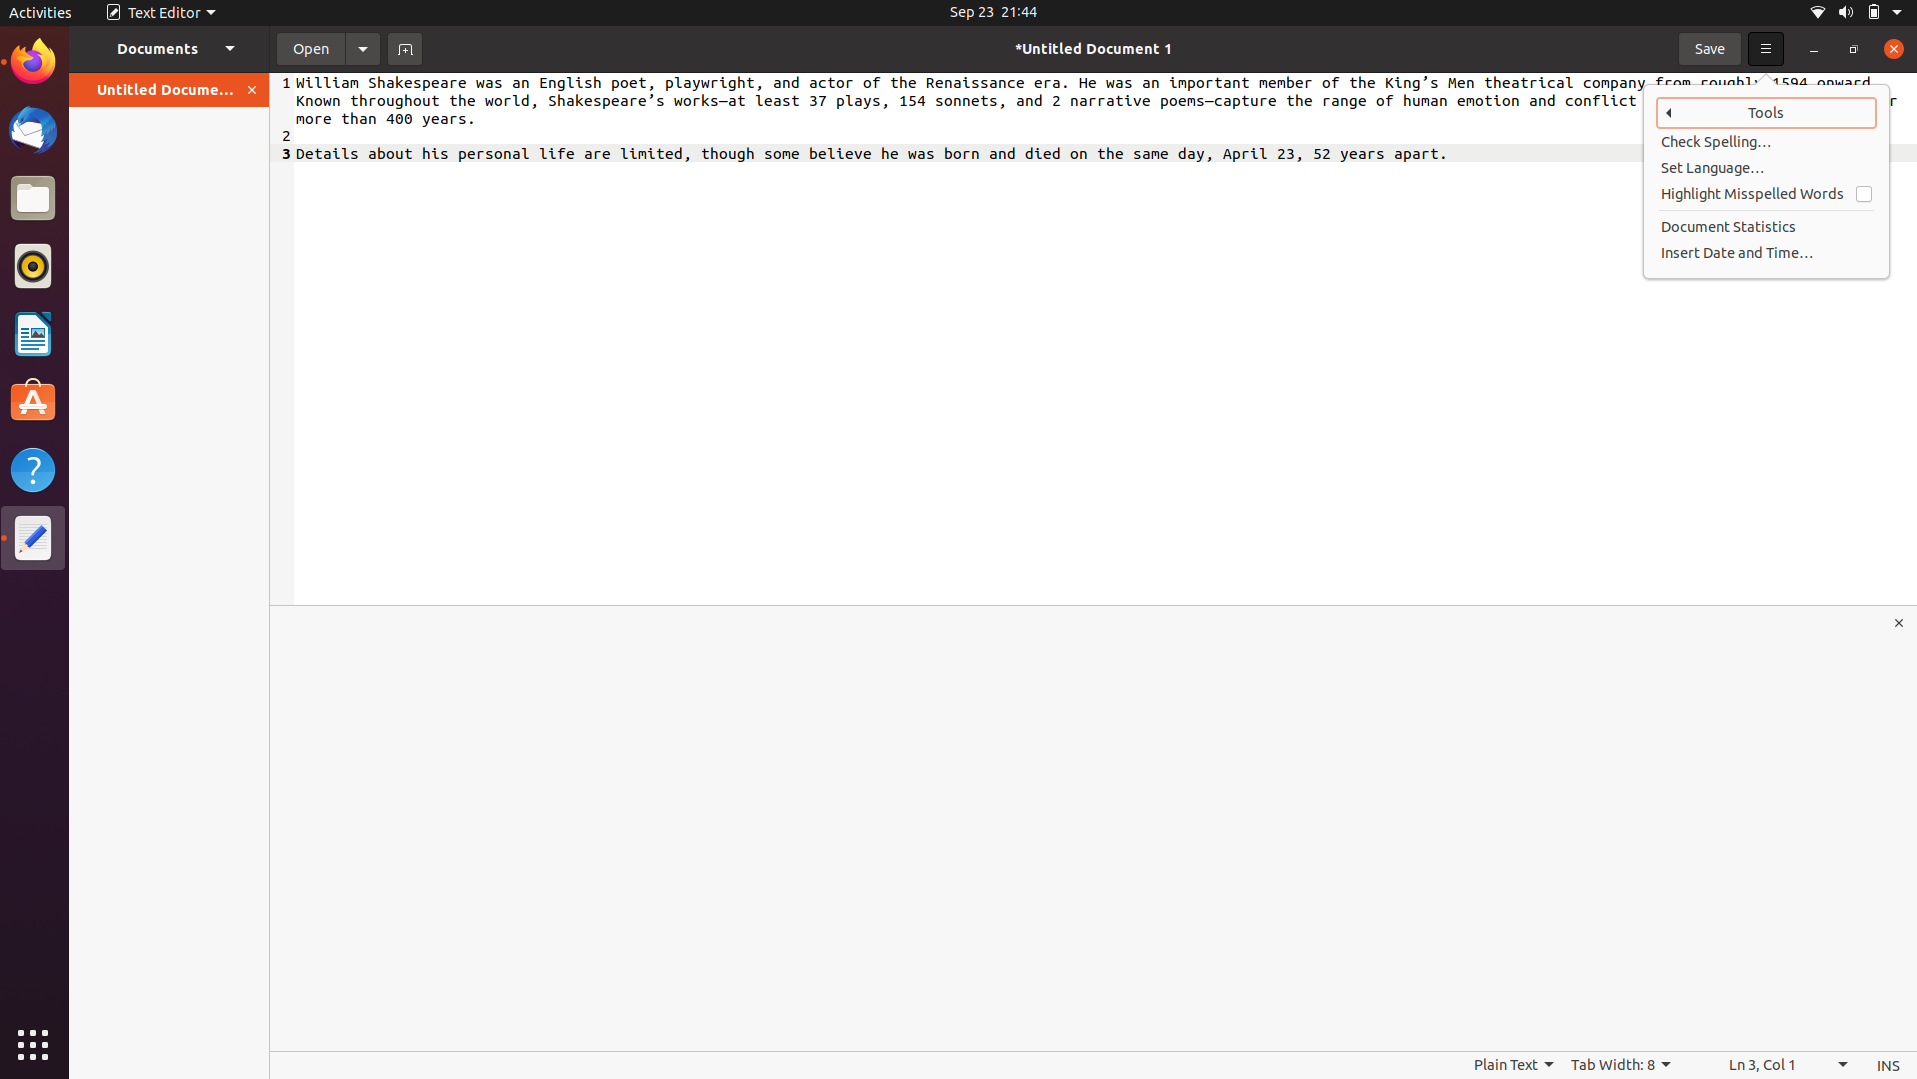 Image resolution: width=1917 pixels, height=1079 pixels. I want to click on In the more documents panel, go down to and open the second document, so click(169, 47).